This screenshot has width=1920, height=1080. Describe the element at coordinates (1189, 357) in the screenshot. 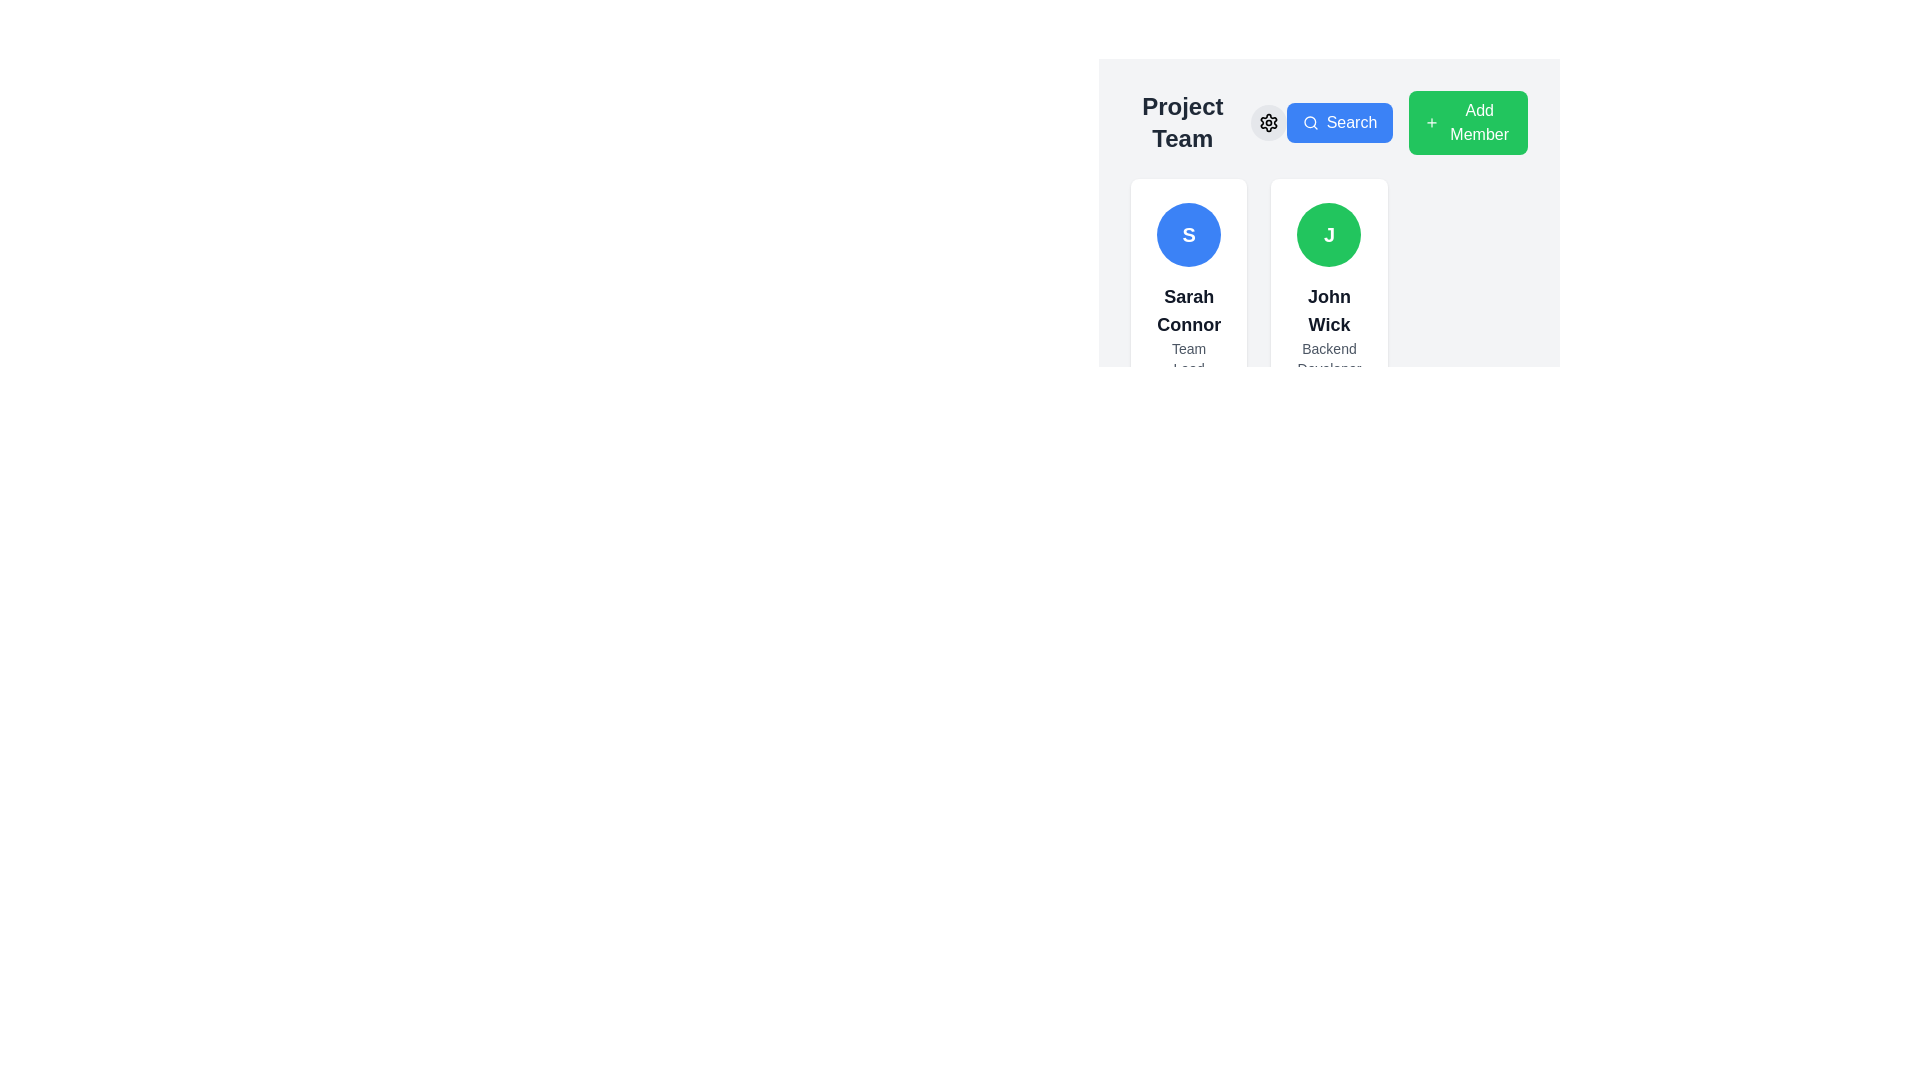

I see `the static text label that denotes the role or position of a team member, located at the bottom of the vertical card beneath the bold-text name and blue circular icon with the letter 'S'` at that location.